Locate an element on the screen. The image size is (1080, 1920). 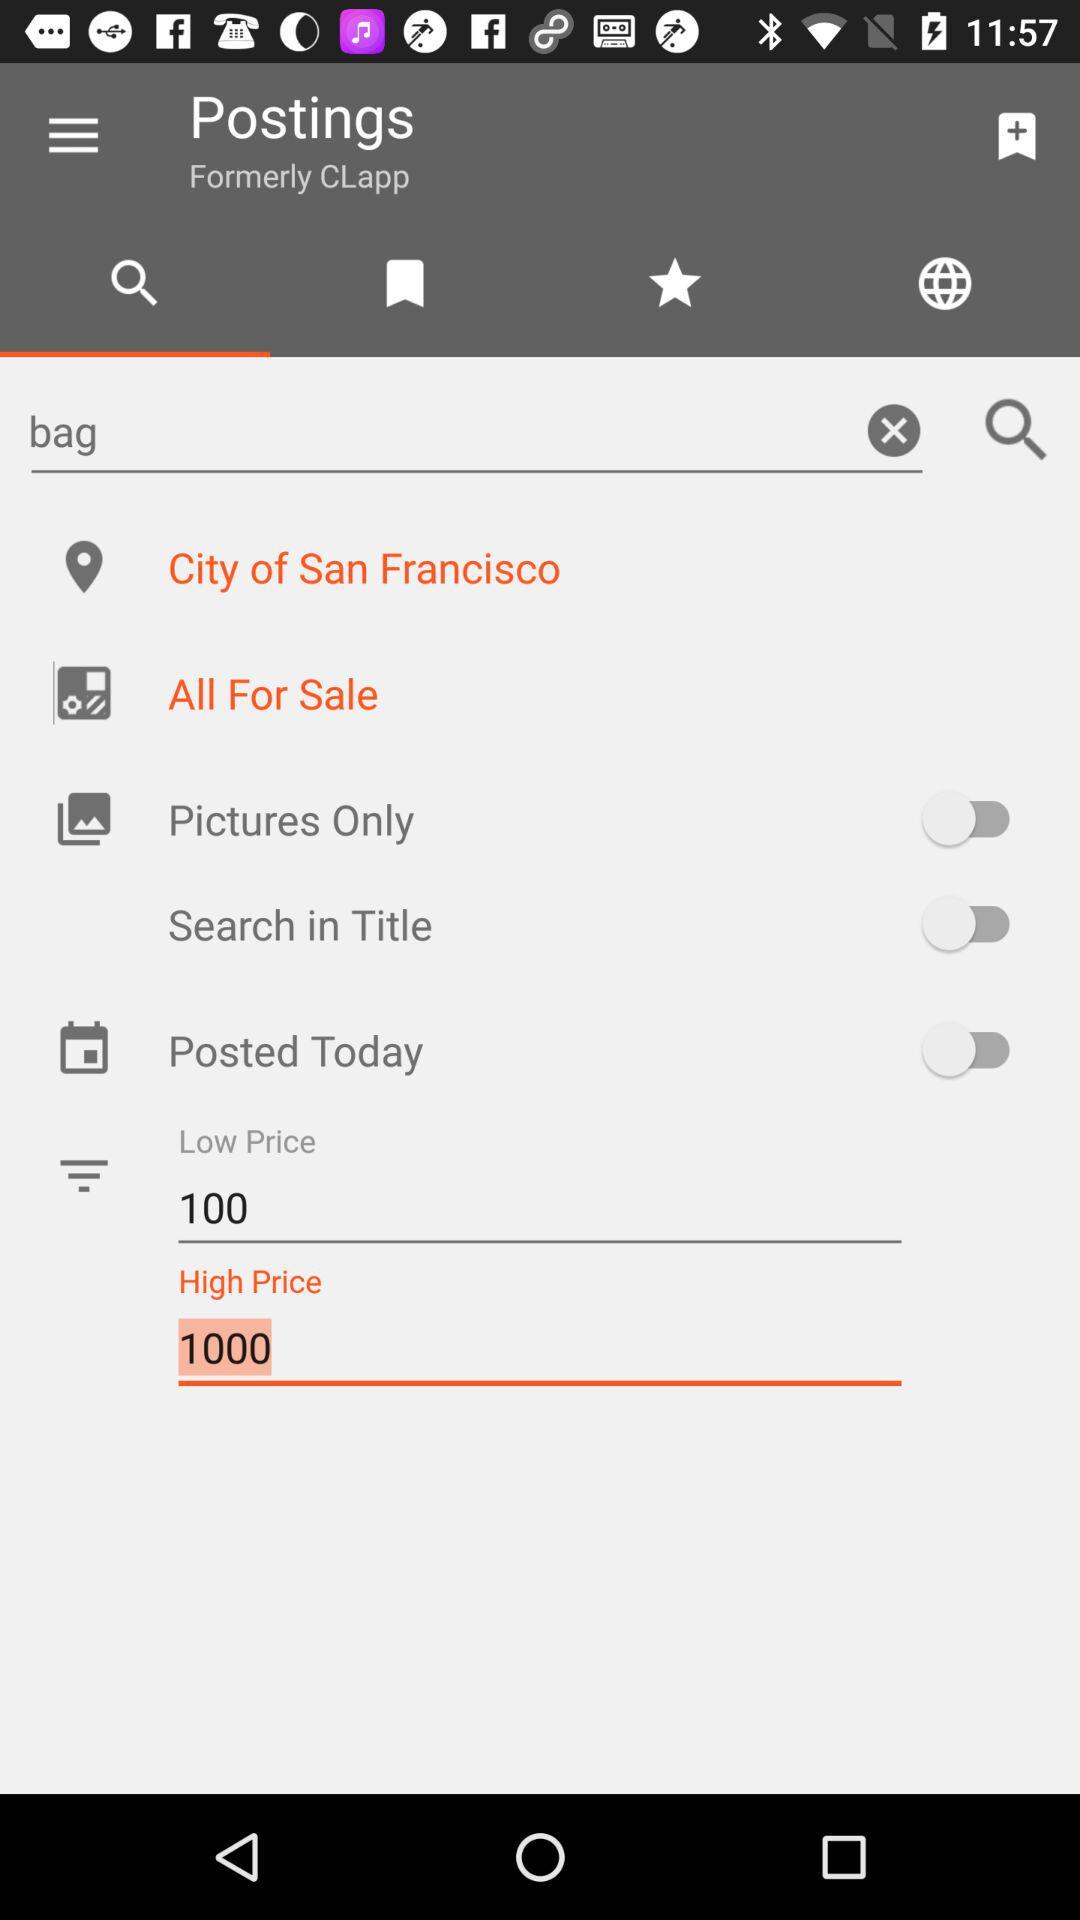
the bag is located at coordinates (477, 429).